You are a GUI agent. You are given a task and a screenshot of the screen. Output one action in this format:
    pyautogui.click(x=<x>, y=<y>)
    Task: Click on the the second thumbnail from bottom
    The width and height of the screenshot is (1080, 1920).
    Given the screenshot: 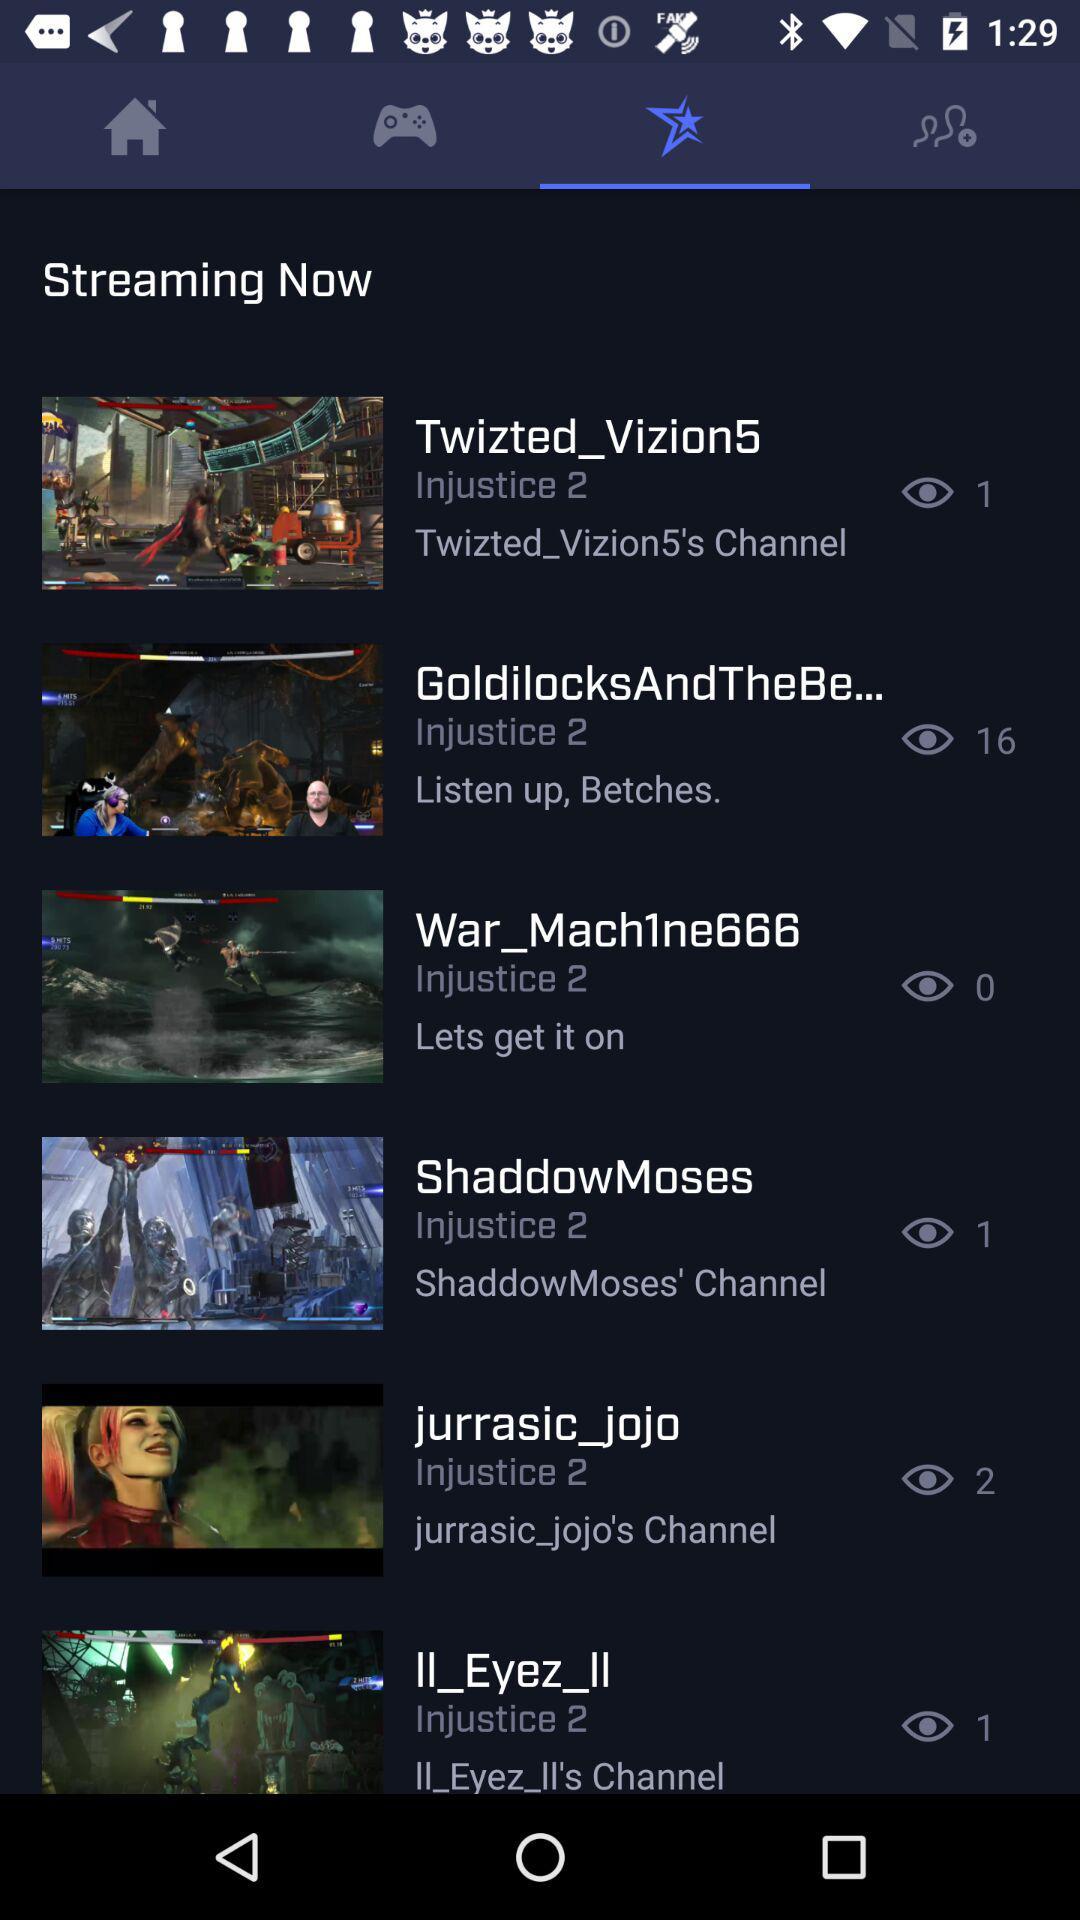 What is the action you would take?
    pyautogui.click(x=212, y=1479)
    